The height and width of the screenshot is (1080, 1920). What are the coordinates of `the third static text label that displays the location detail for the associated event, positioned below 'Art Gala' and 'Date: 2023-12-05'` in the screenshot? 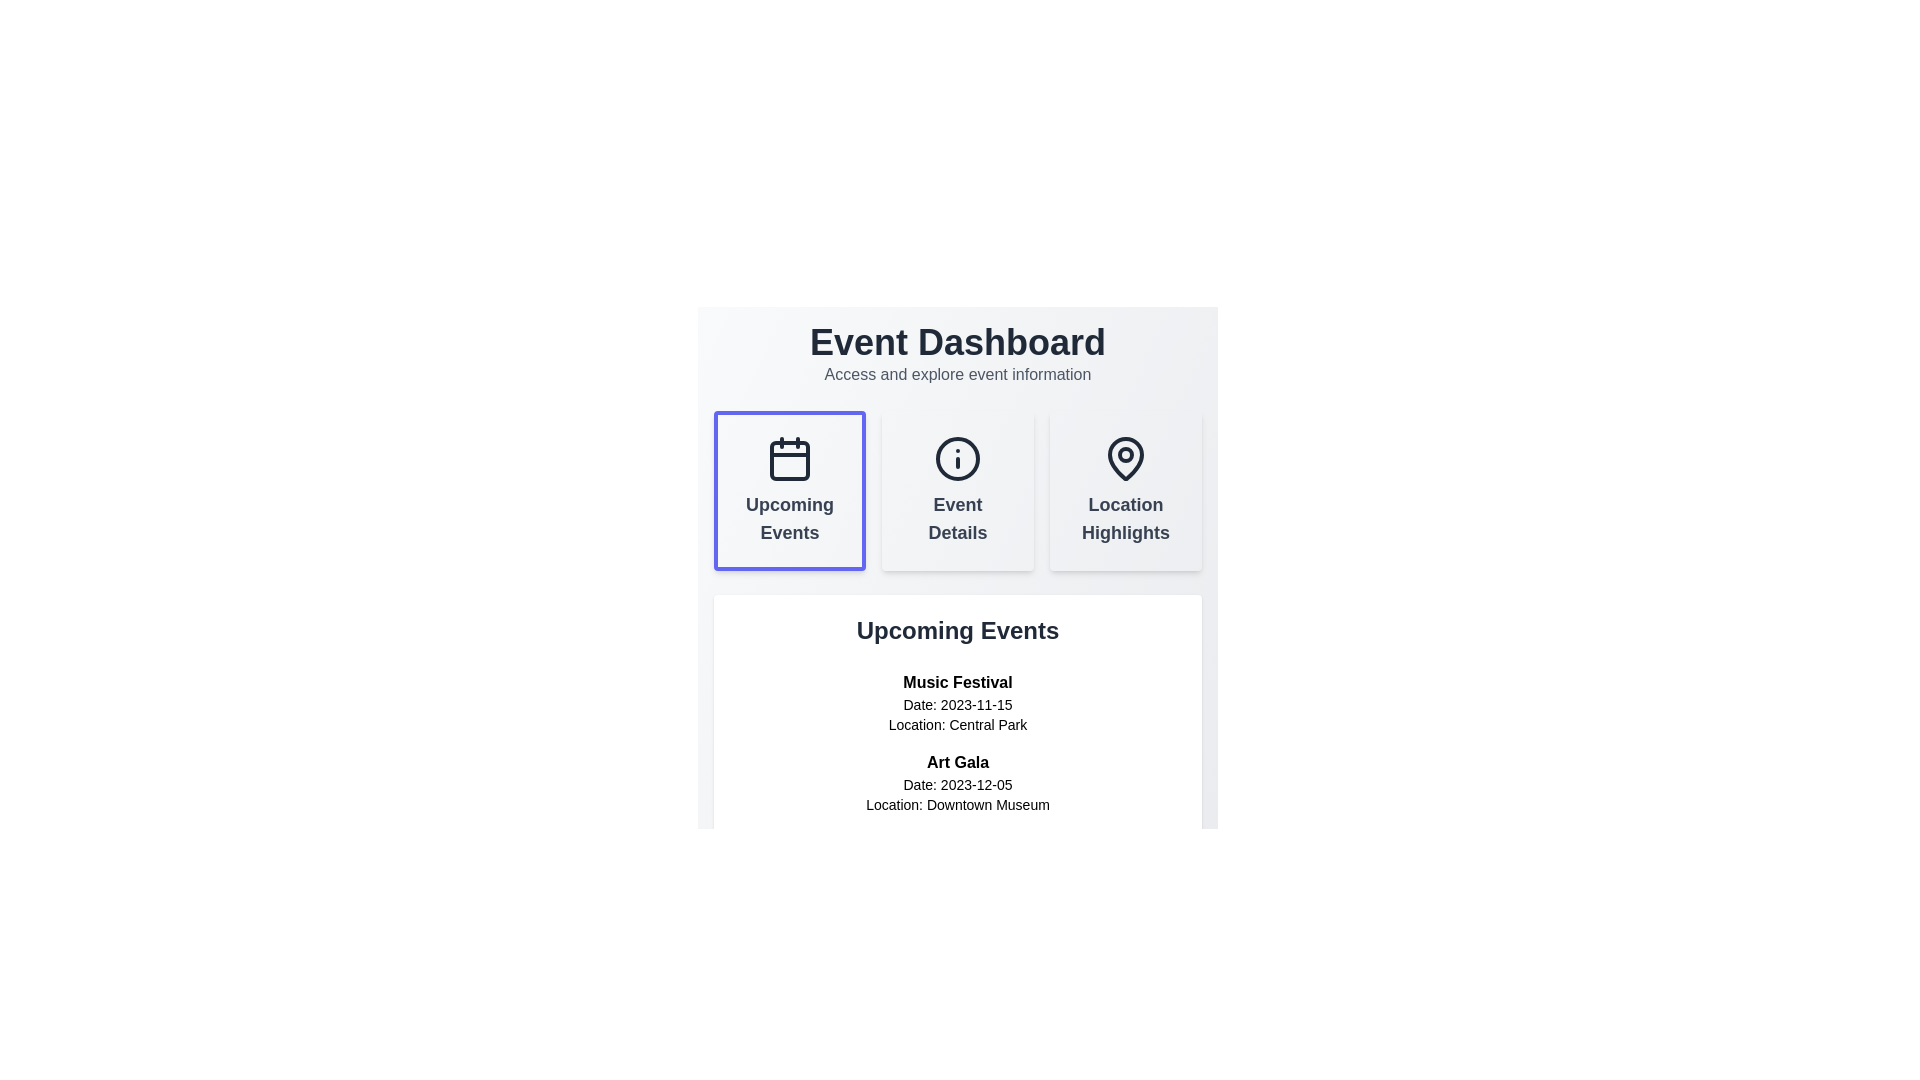 It's located at (957, 804).